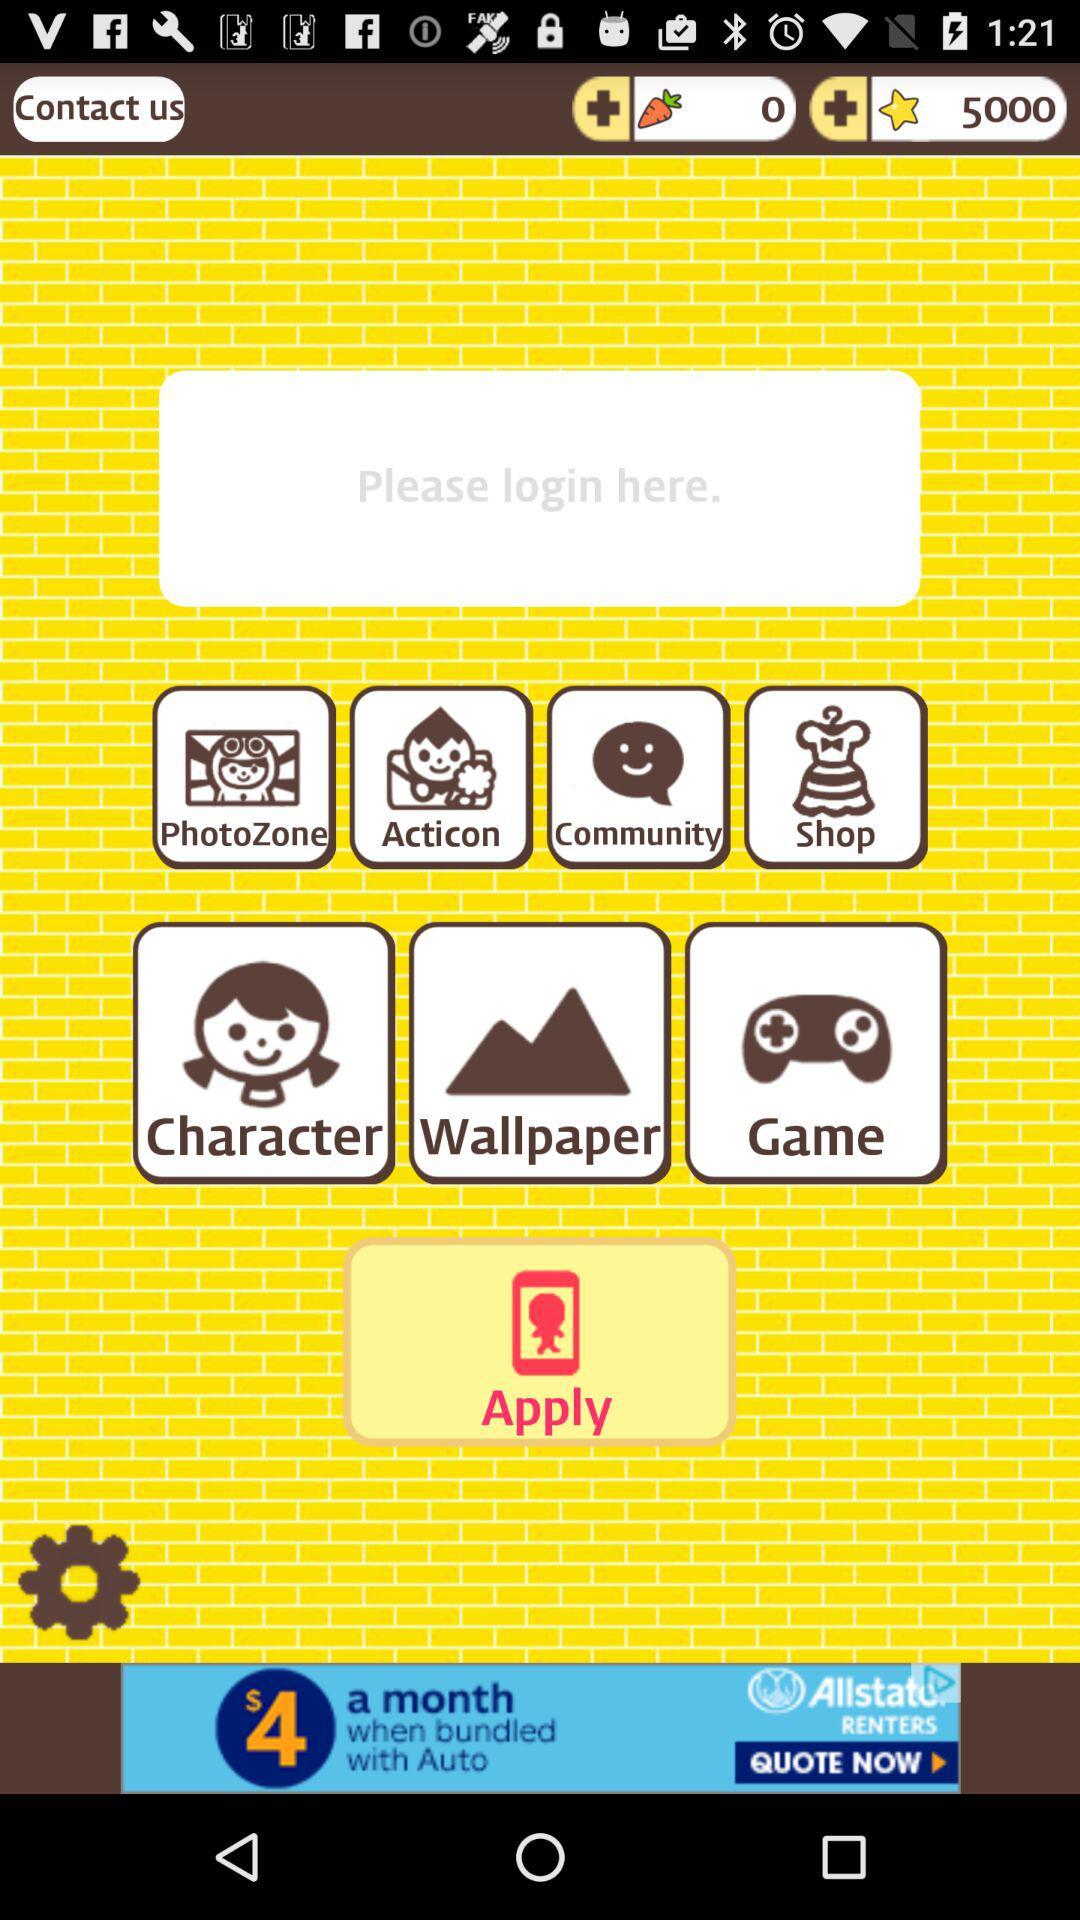 This screenshot has width=1080, height=1920. I want to click on setting, so click(78, 1582).